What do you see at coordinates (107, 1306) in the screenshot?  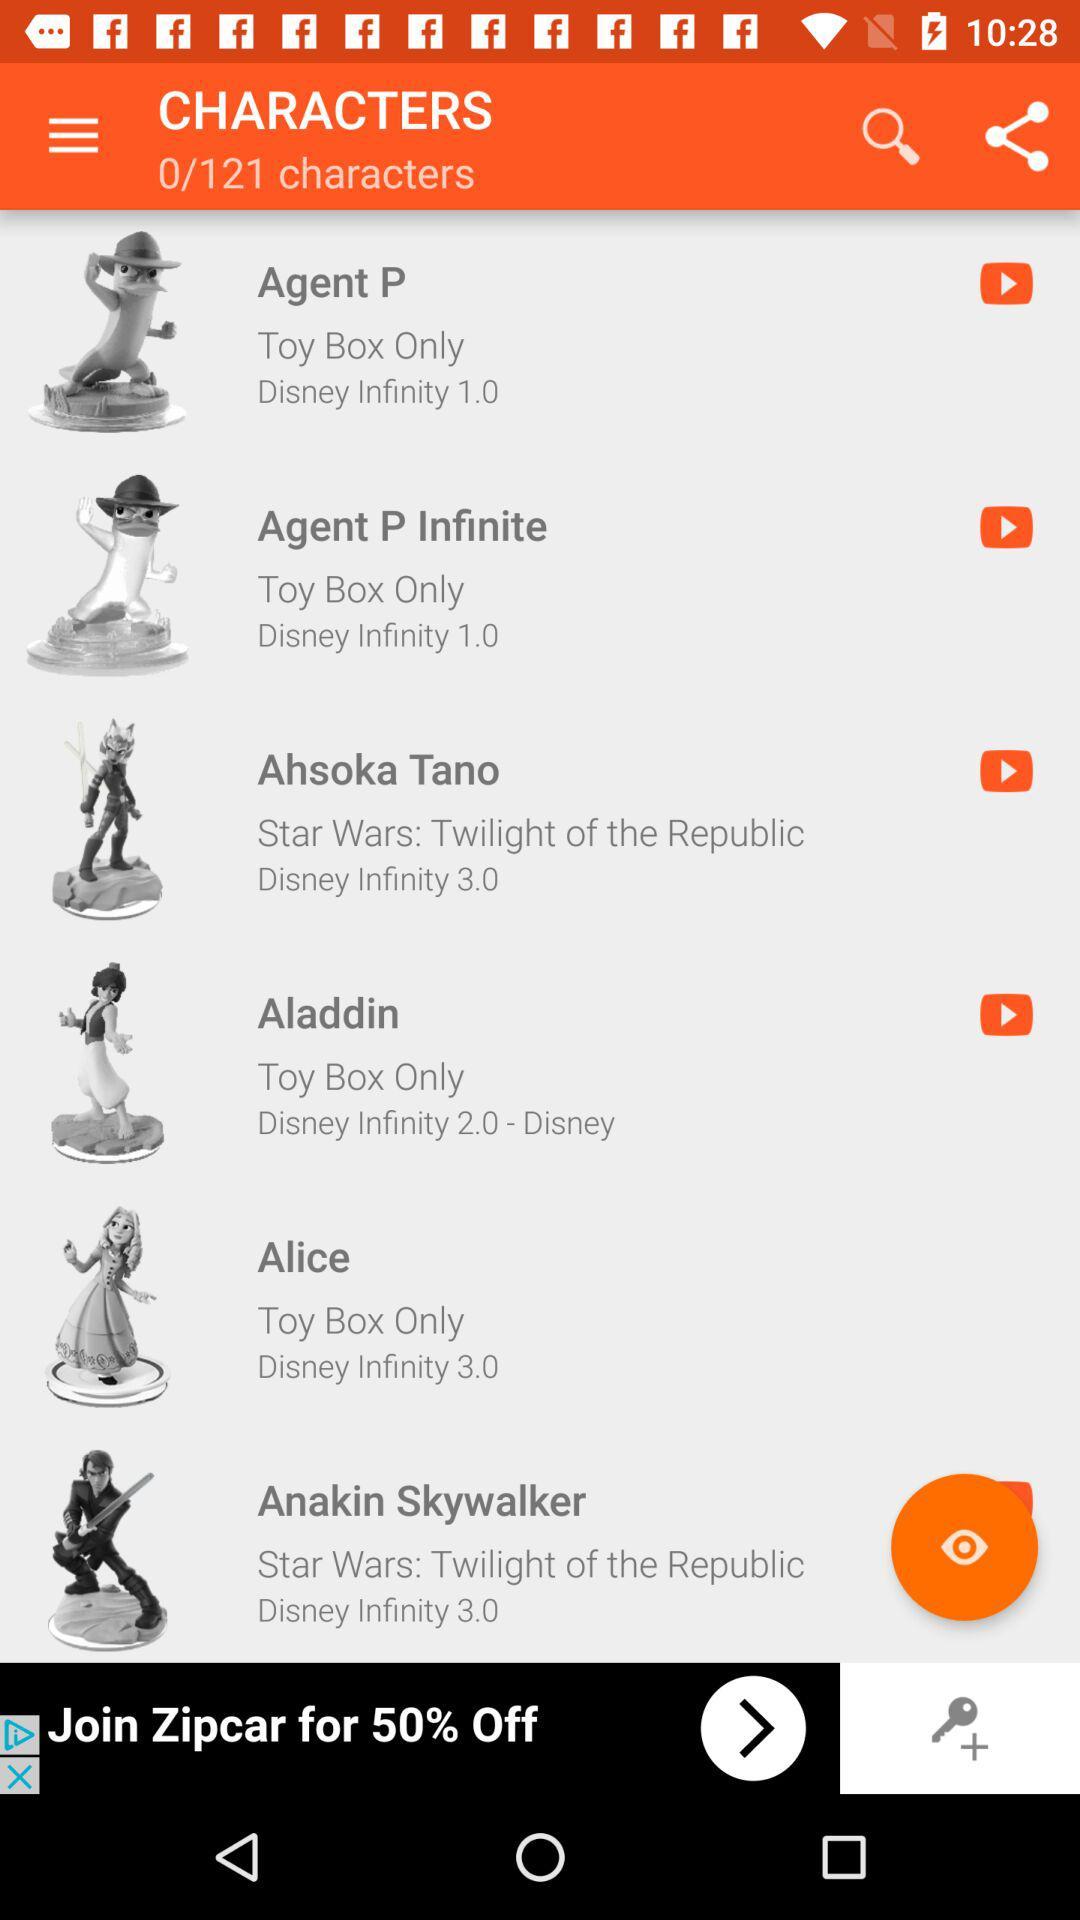 I see `alice character` at bounding box center [107, 1306].